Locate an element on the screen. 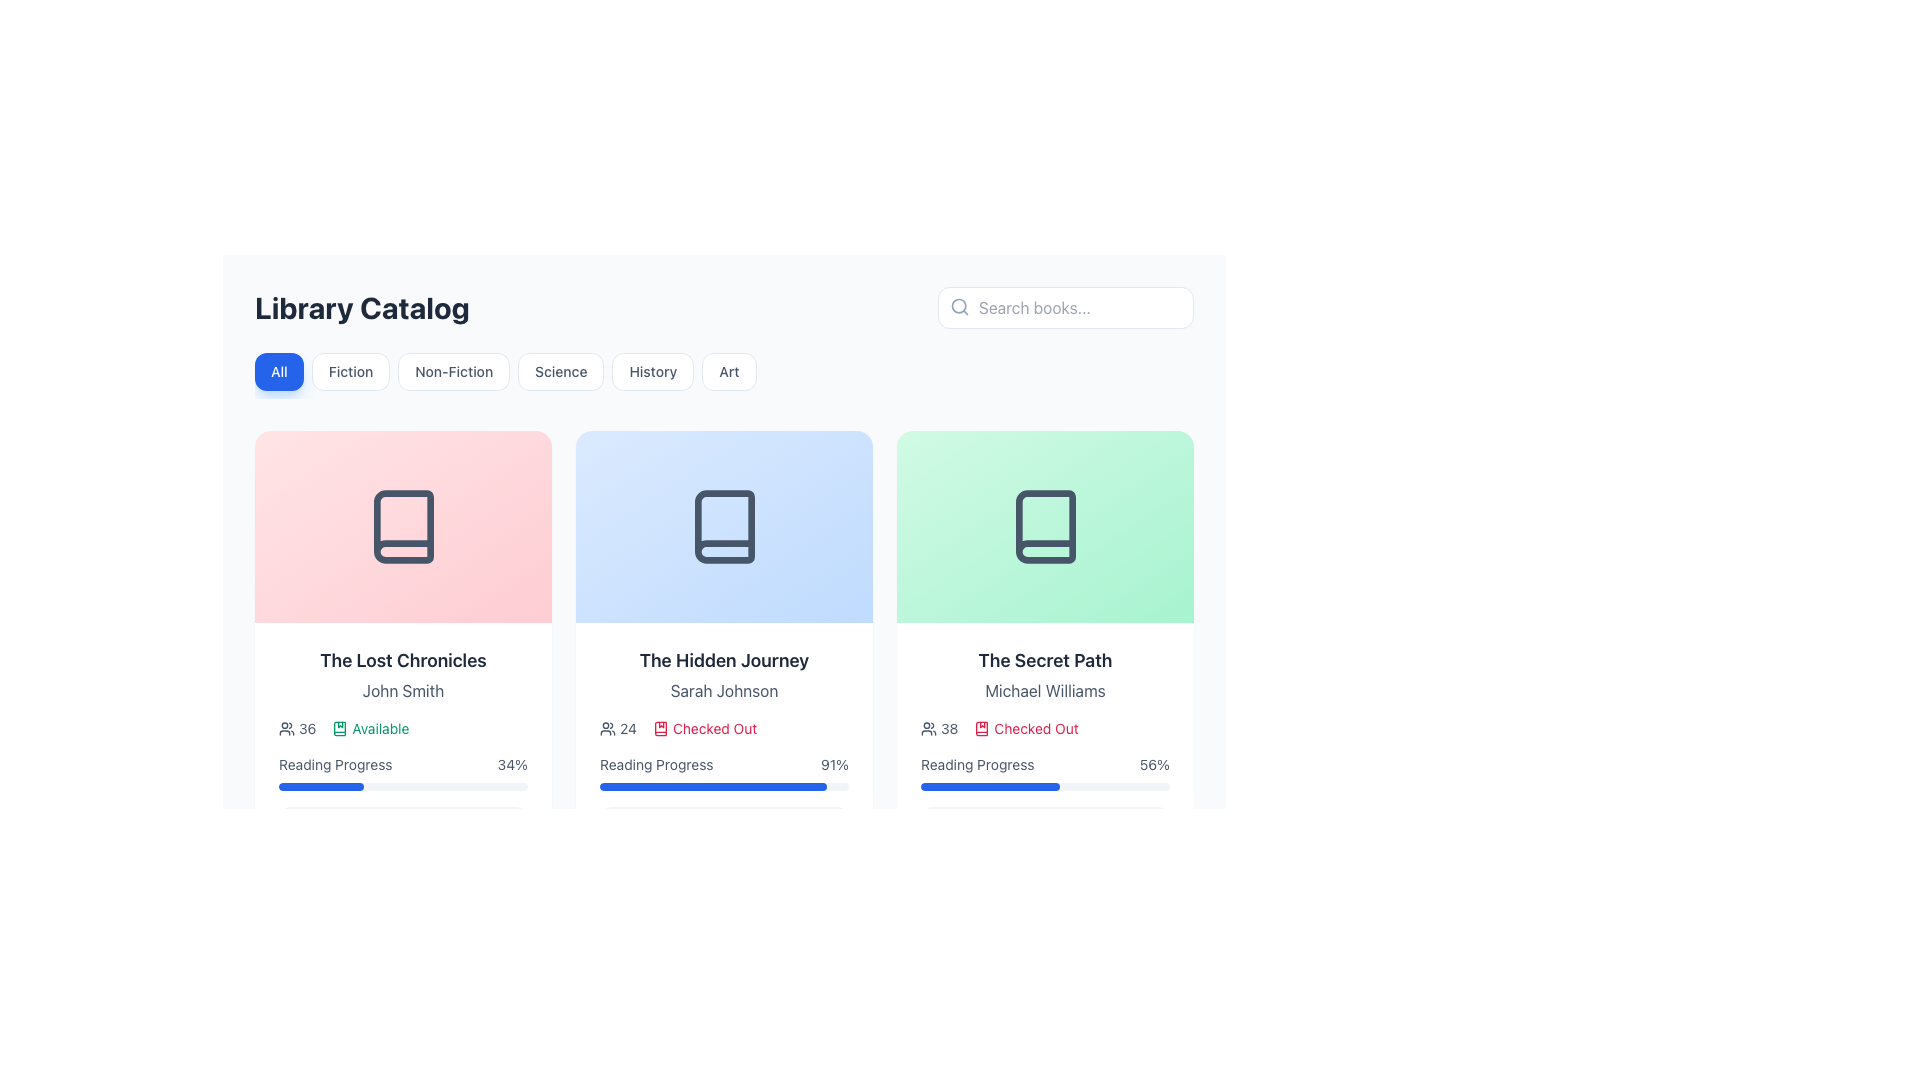 Image resolution: width=1920 pixels, height=1080 pixels. numeric value '24' indicating a count, which is styled in gray and located under the title and author information of the second book card, to the left of the 'Checked Out' text is located at coordinates (617, 729).